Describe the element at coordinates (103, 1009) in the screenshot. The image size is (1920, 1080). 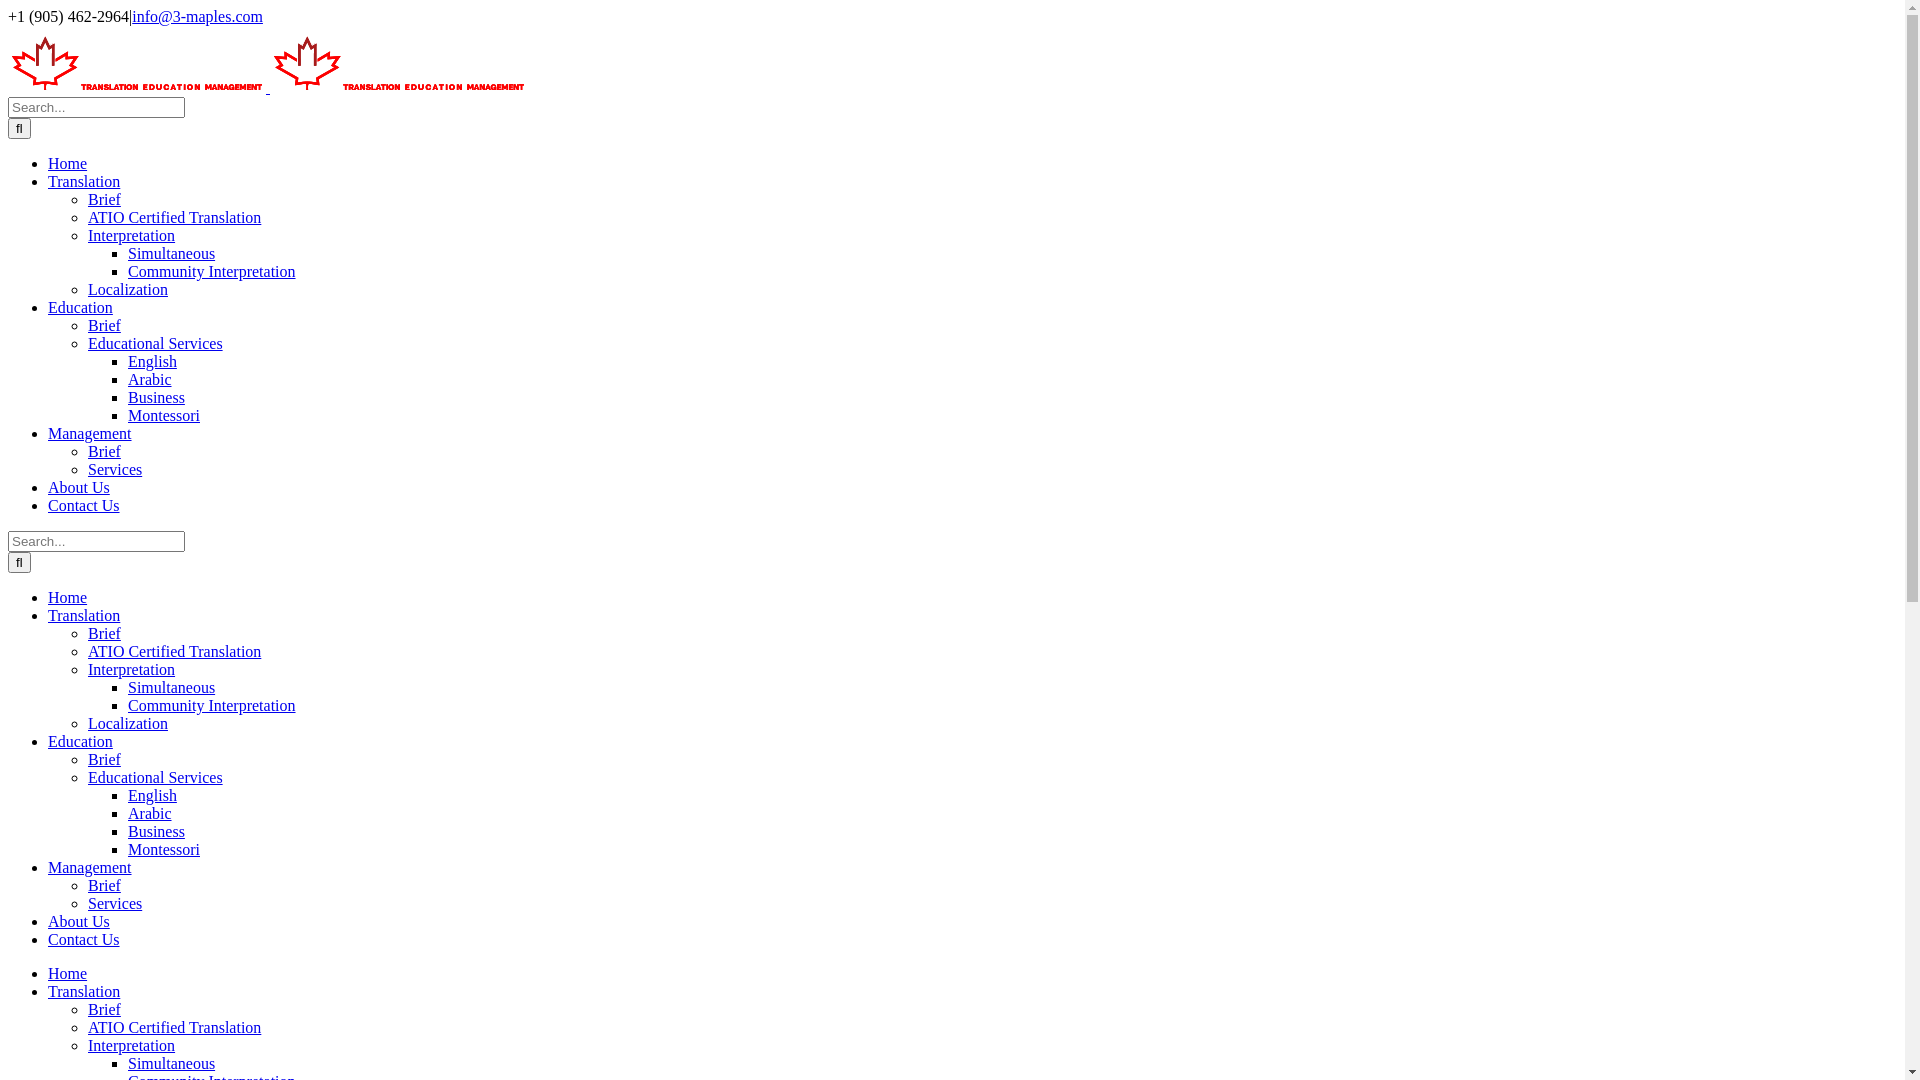
I see `'Brief'` at that location.